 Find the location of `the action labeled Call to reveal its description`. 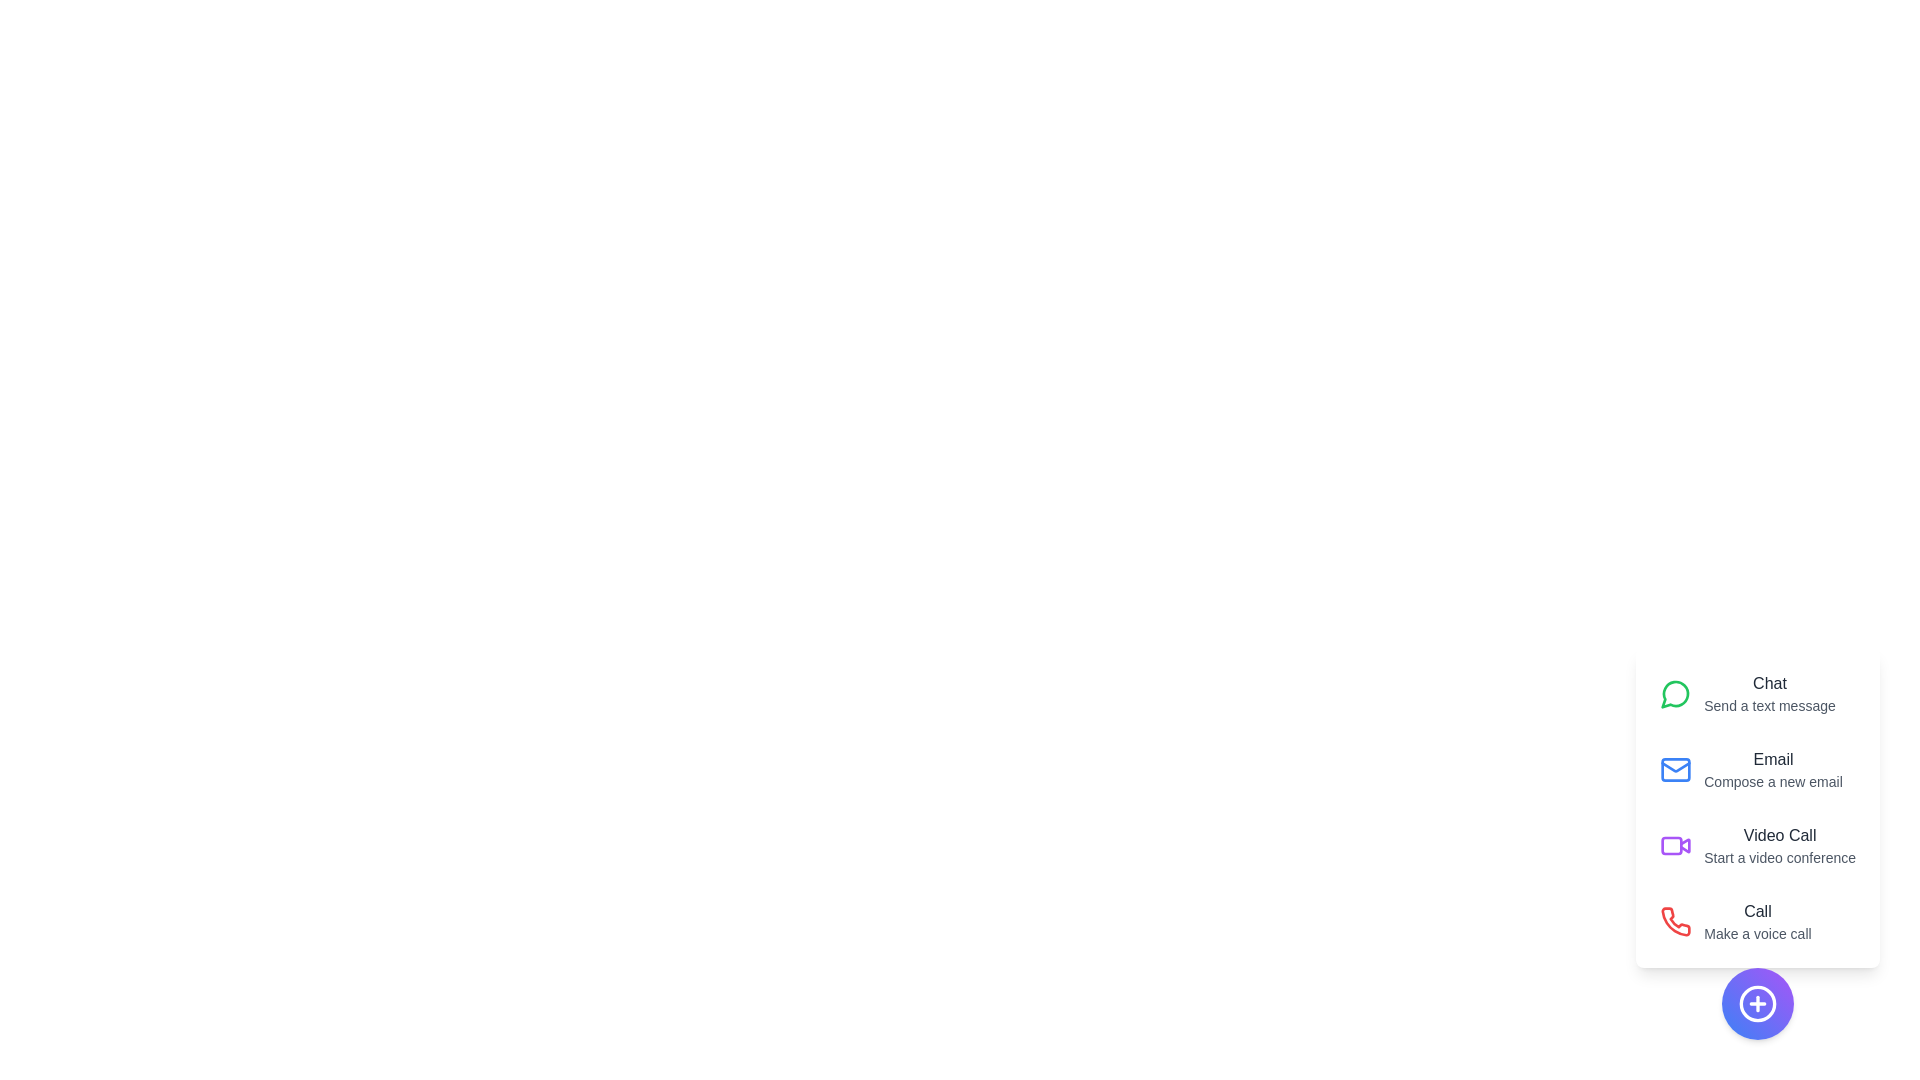

the action labeled Call to reveal its description is located at coordinates (1757, 921).